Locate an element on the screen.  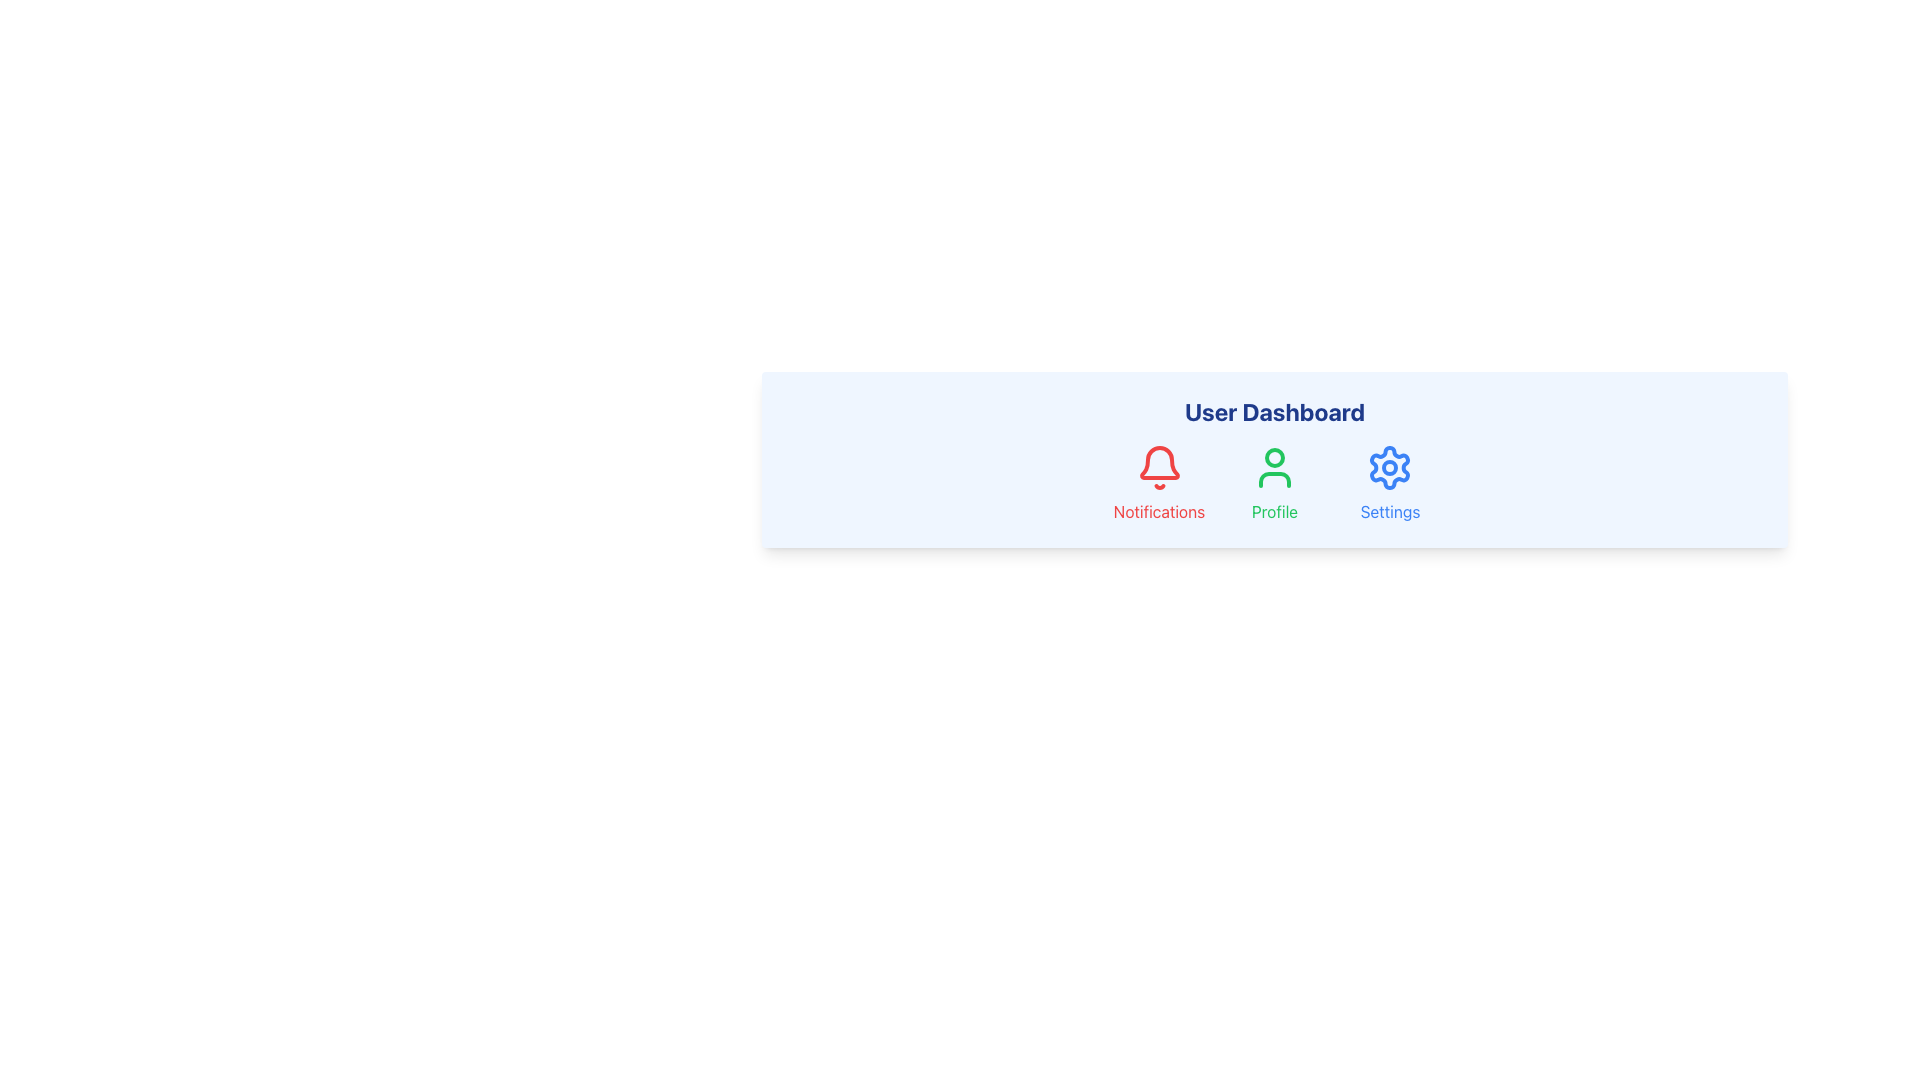
the graphical circle element located centrally within the settings icon in the navigation bar at the bottom of the user dashboard is located at coordinates (1389, 467).